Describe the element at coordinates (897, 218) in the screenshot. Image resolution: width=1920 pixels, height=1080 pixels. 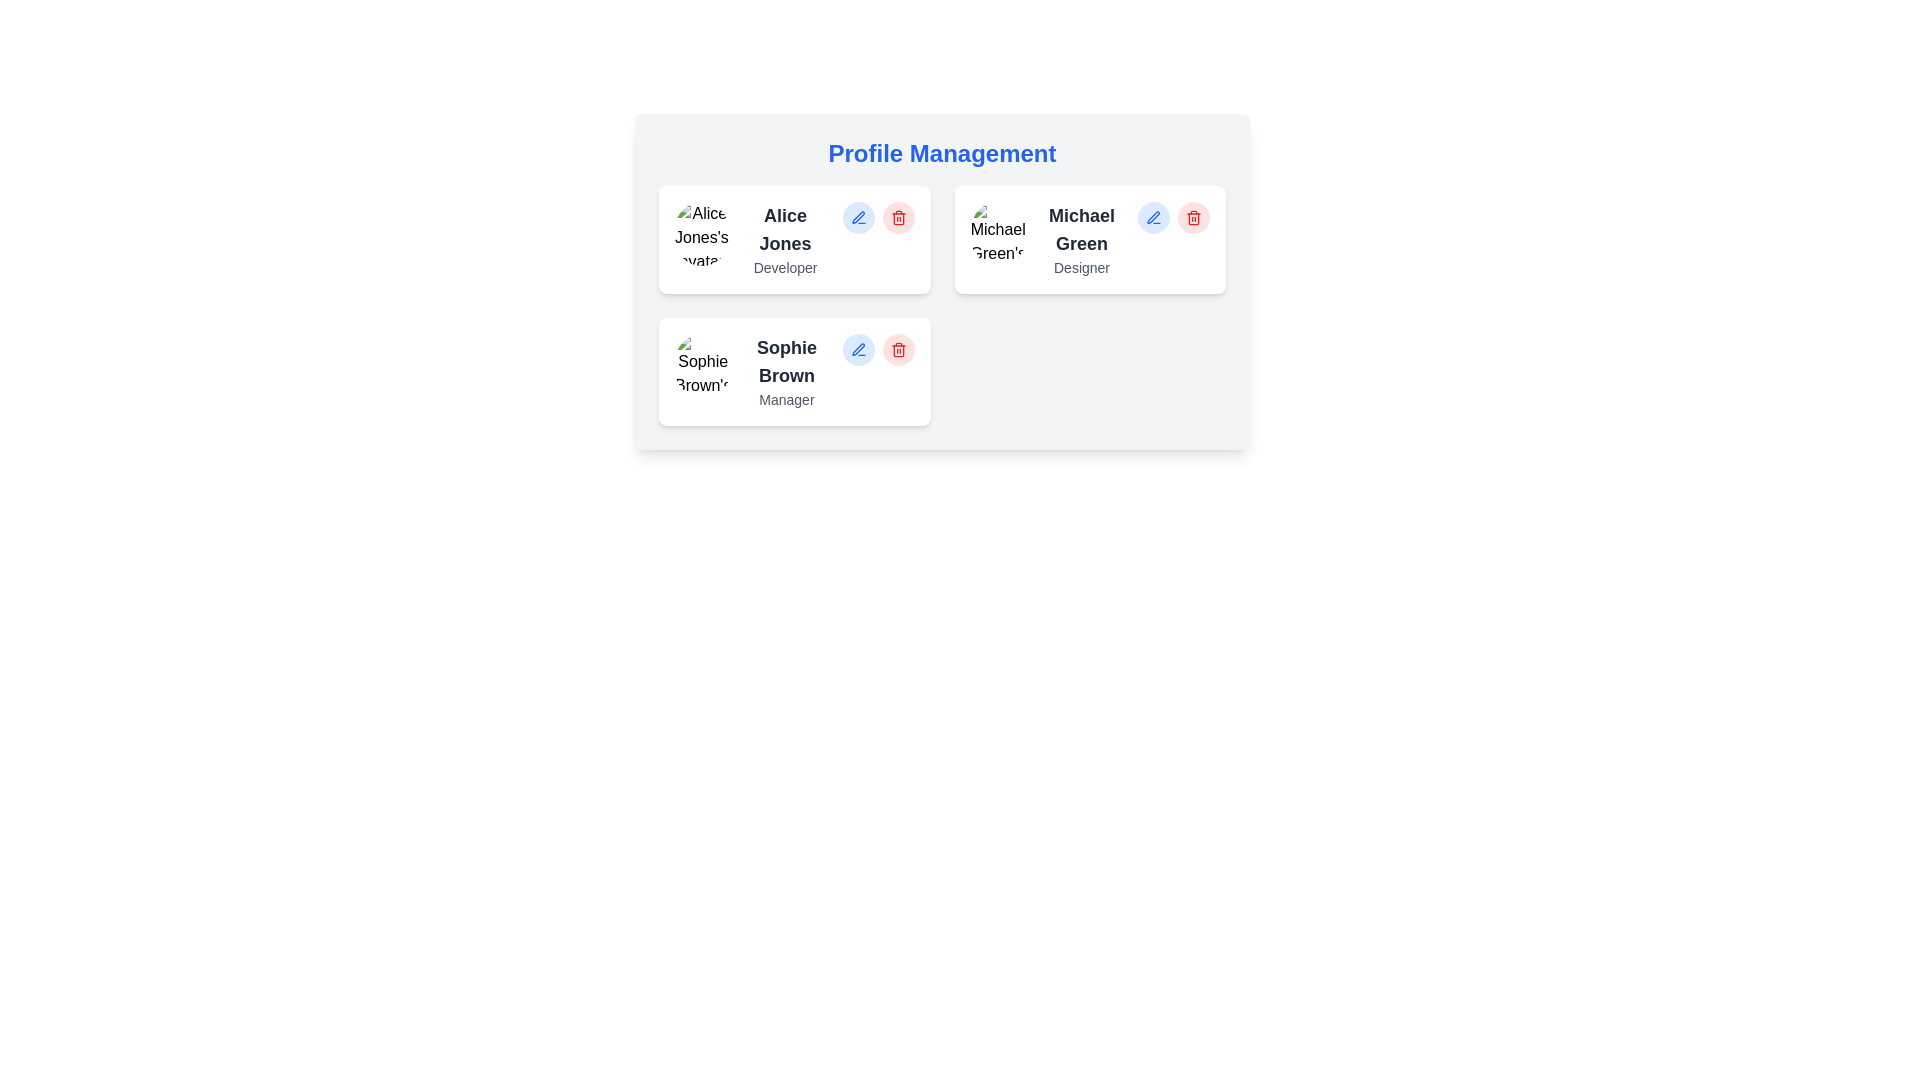
I see `the circular red button with a trash can icon located at the rightmost position in the top row of buttons associated with Alice Jones's profile` at that location.